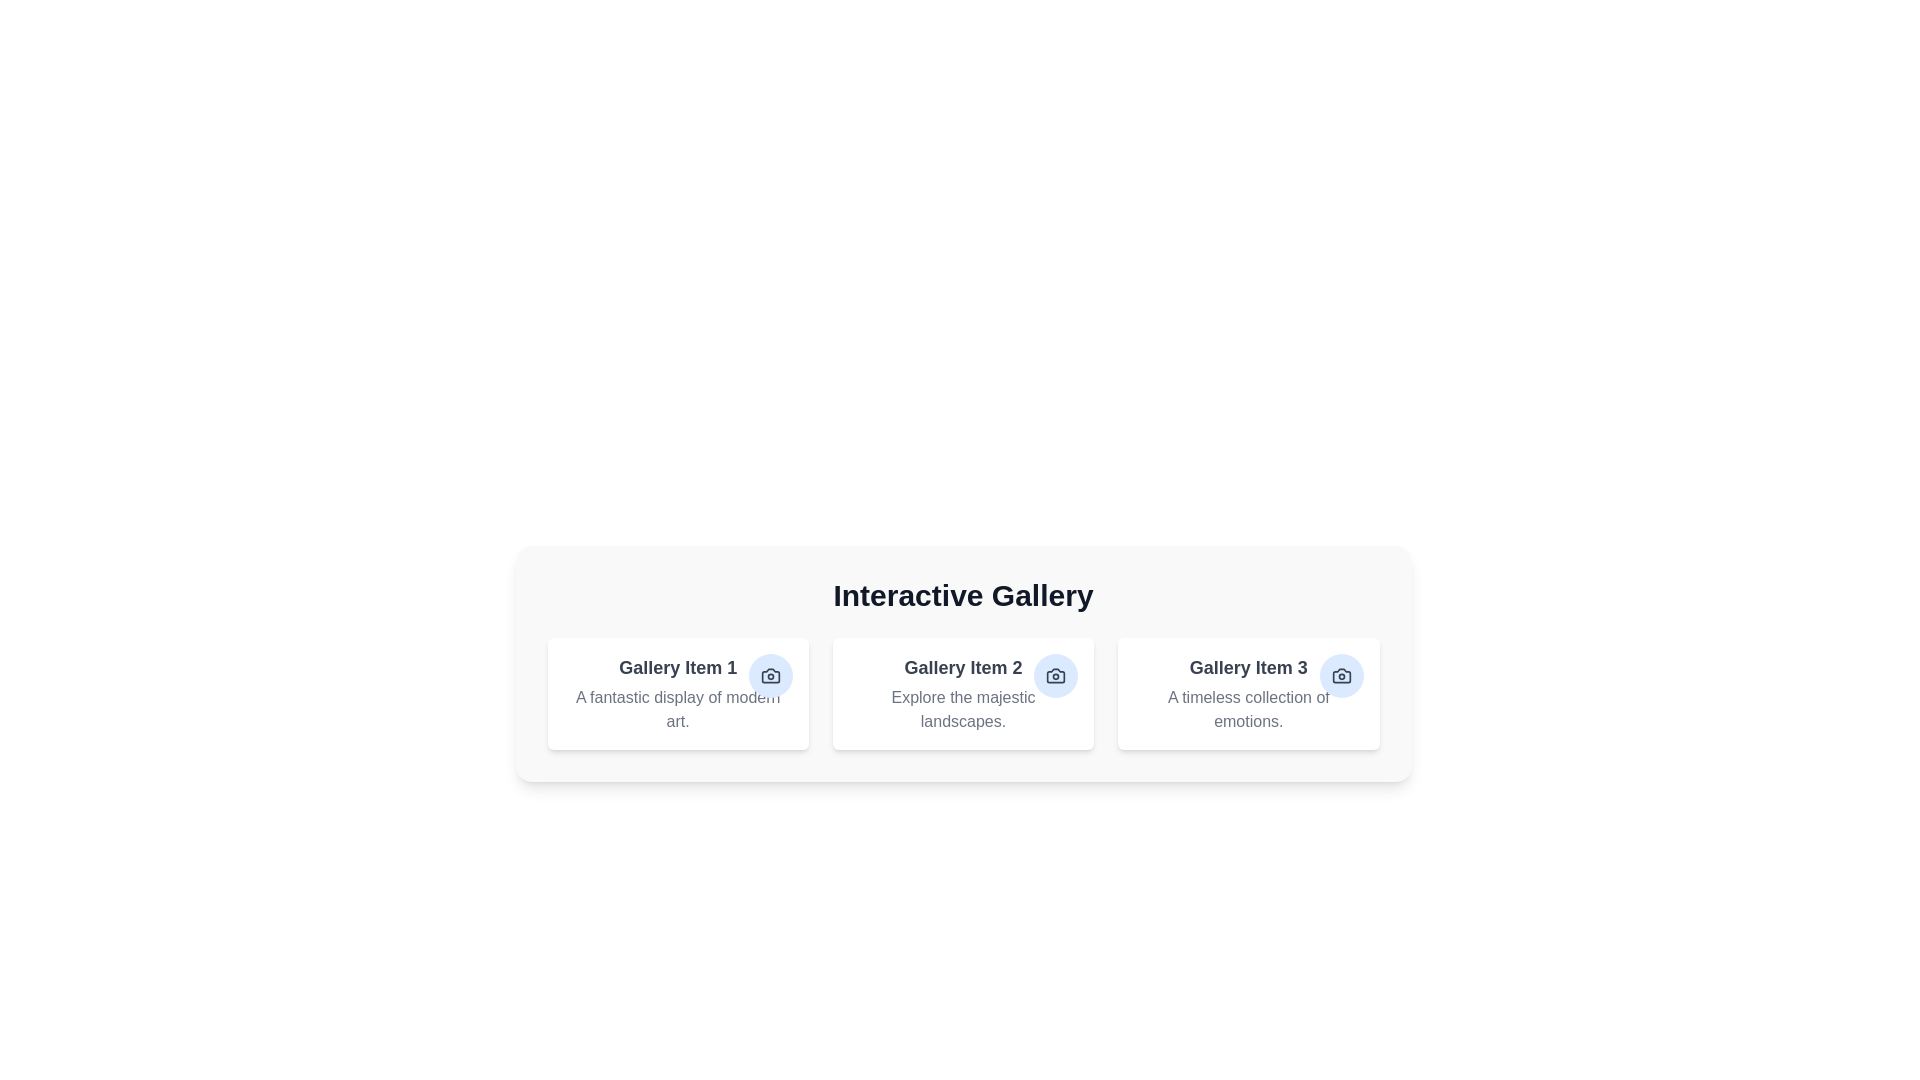 This screenshot has height=1080, width=1920. Describe the element at coordinates (677, 693) in the screenshot. I see `the gallery item with the title Gallery Item 1` at that location.